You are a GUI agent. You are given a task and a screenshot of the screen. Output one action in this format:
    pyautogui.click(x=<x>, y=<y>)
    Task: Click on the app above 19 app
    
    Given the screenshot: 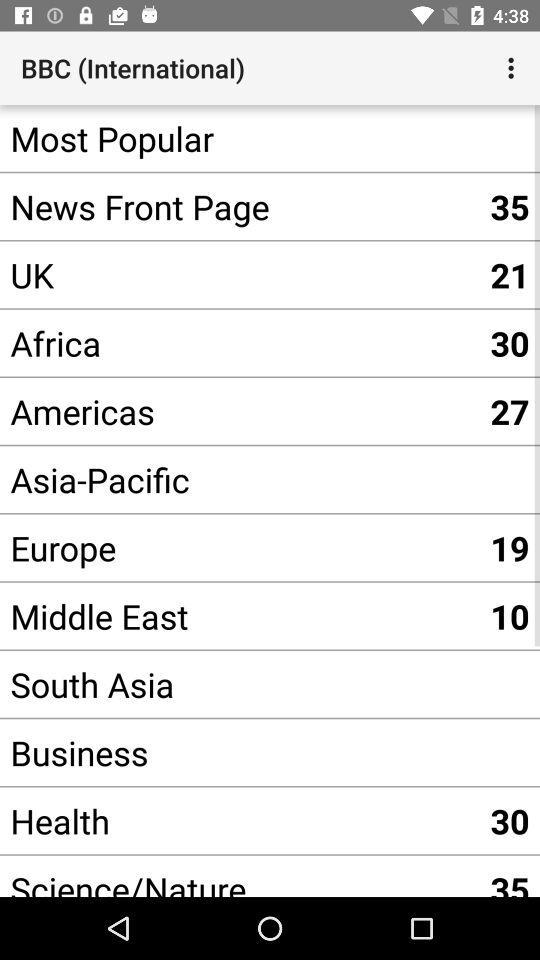 What is the action you would take?
    pyautogui.click(x=239, y=479)
    